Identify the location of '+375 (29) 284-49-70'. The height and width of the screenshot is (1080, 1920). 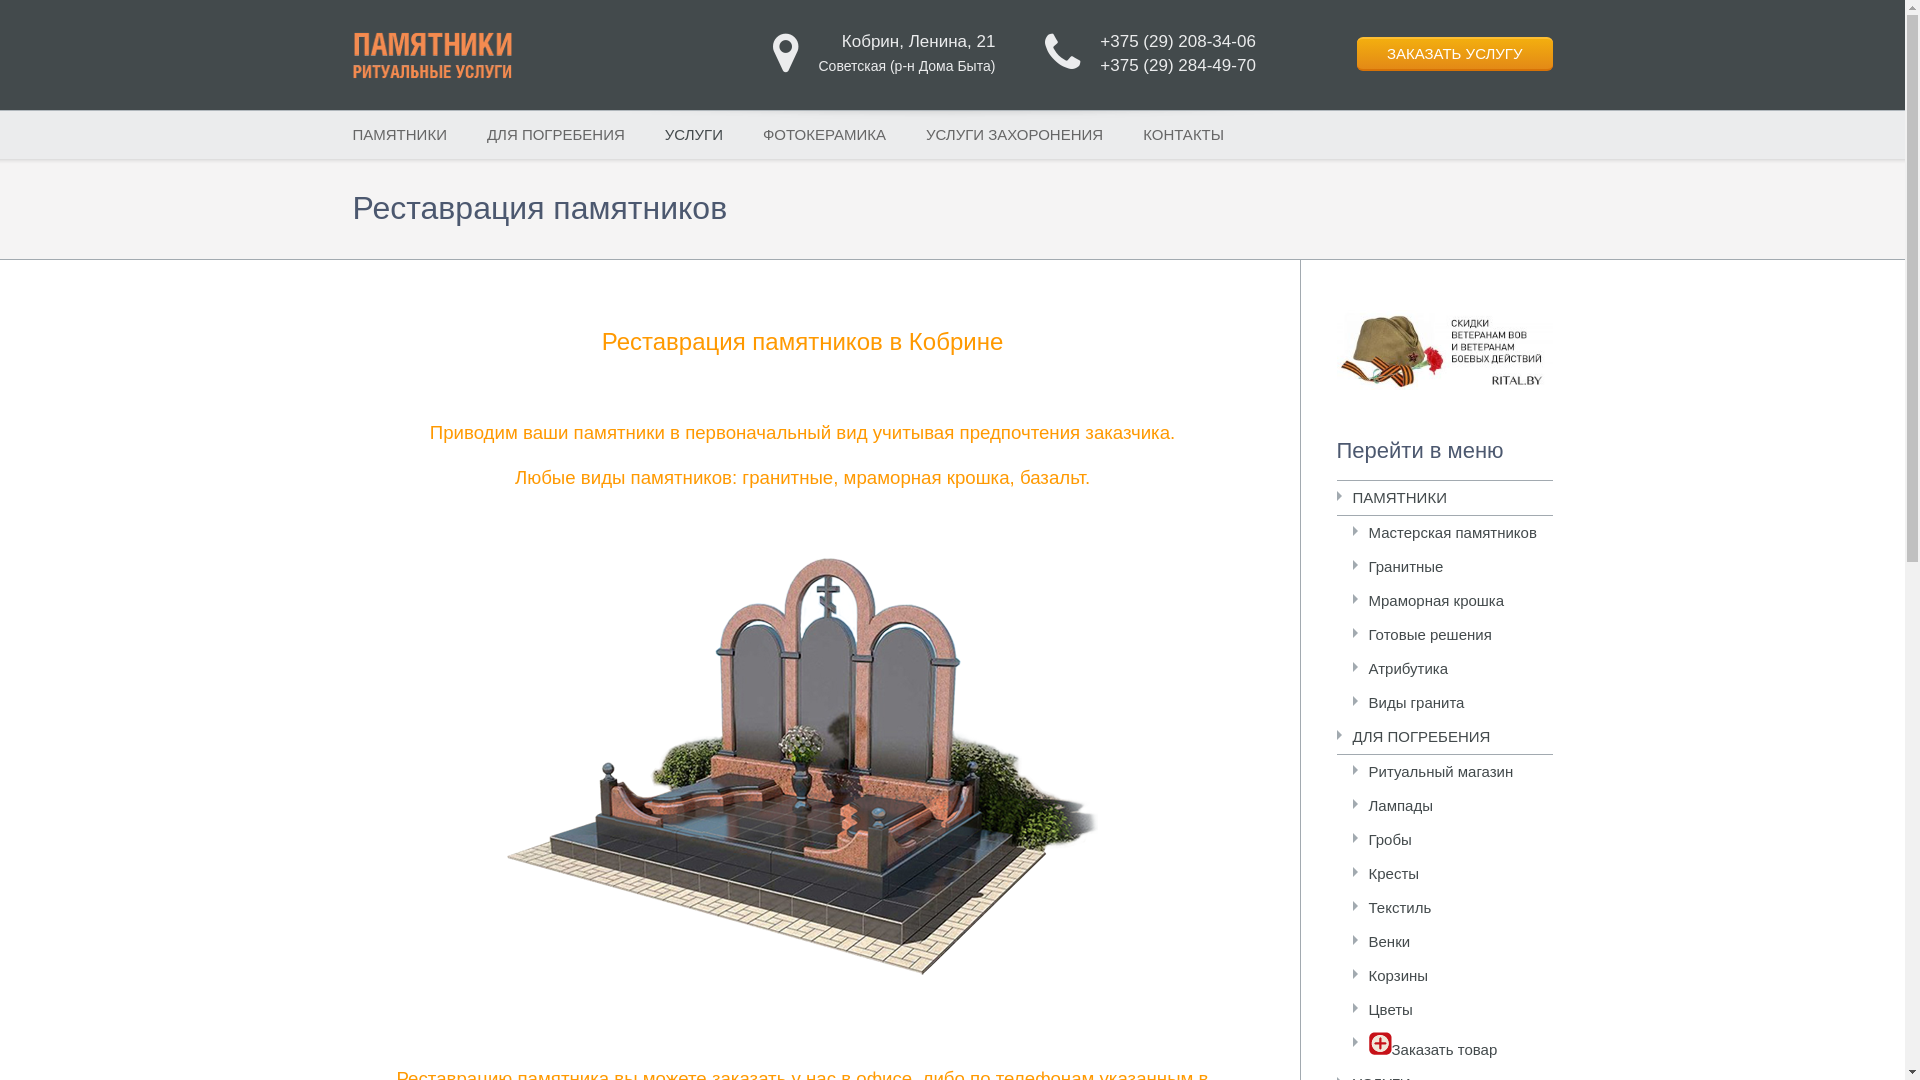
(1177, 64).